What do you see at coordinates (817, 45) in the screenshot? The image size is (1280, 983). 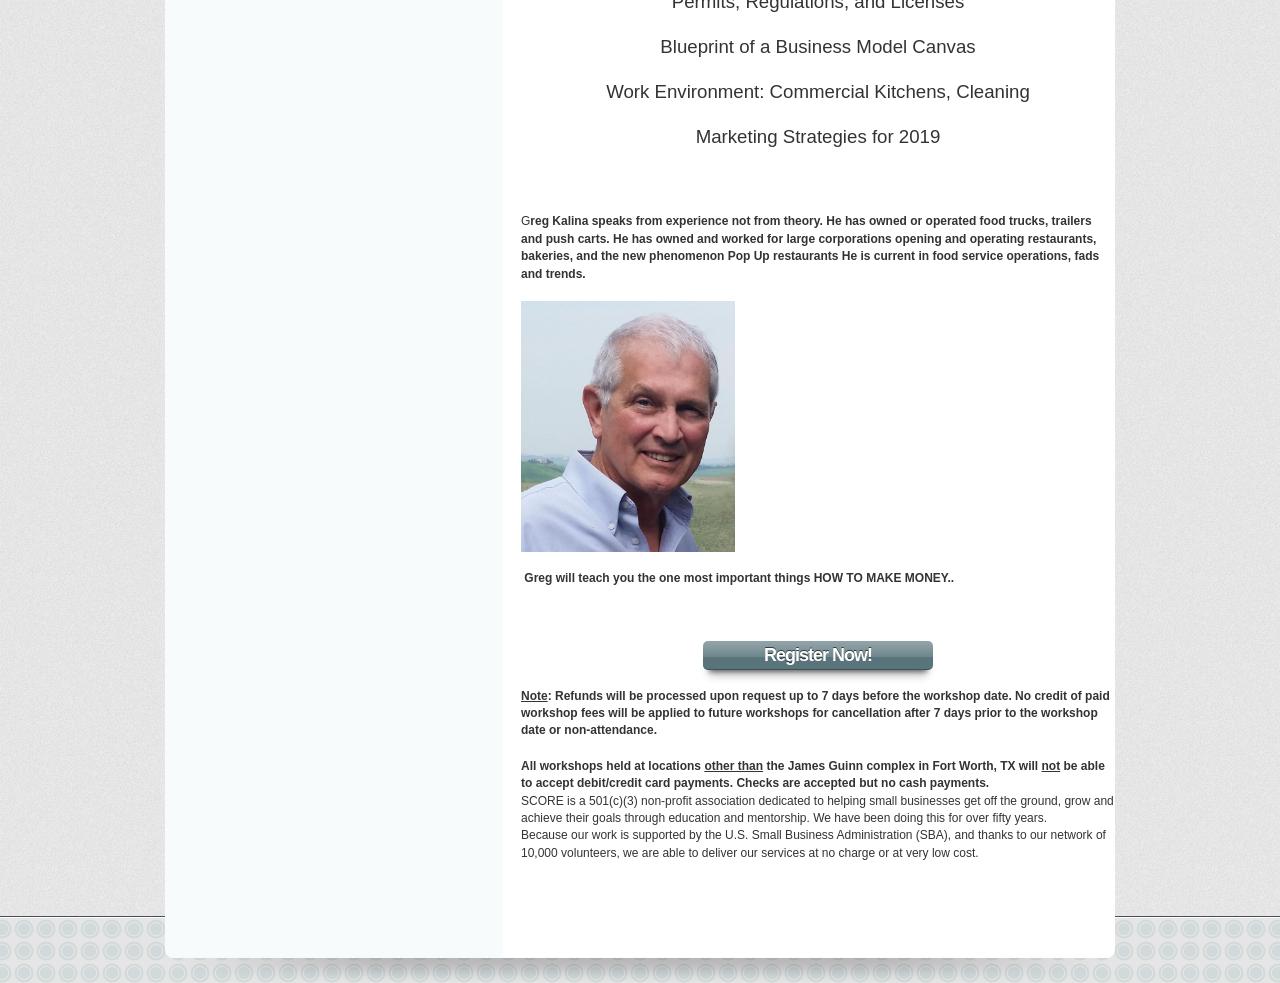 I see `'Blueprint of a Business Model Canvas'` at bounding box center [817, 45].